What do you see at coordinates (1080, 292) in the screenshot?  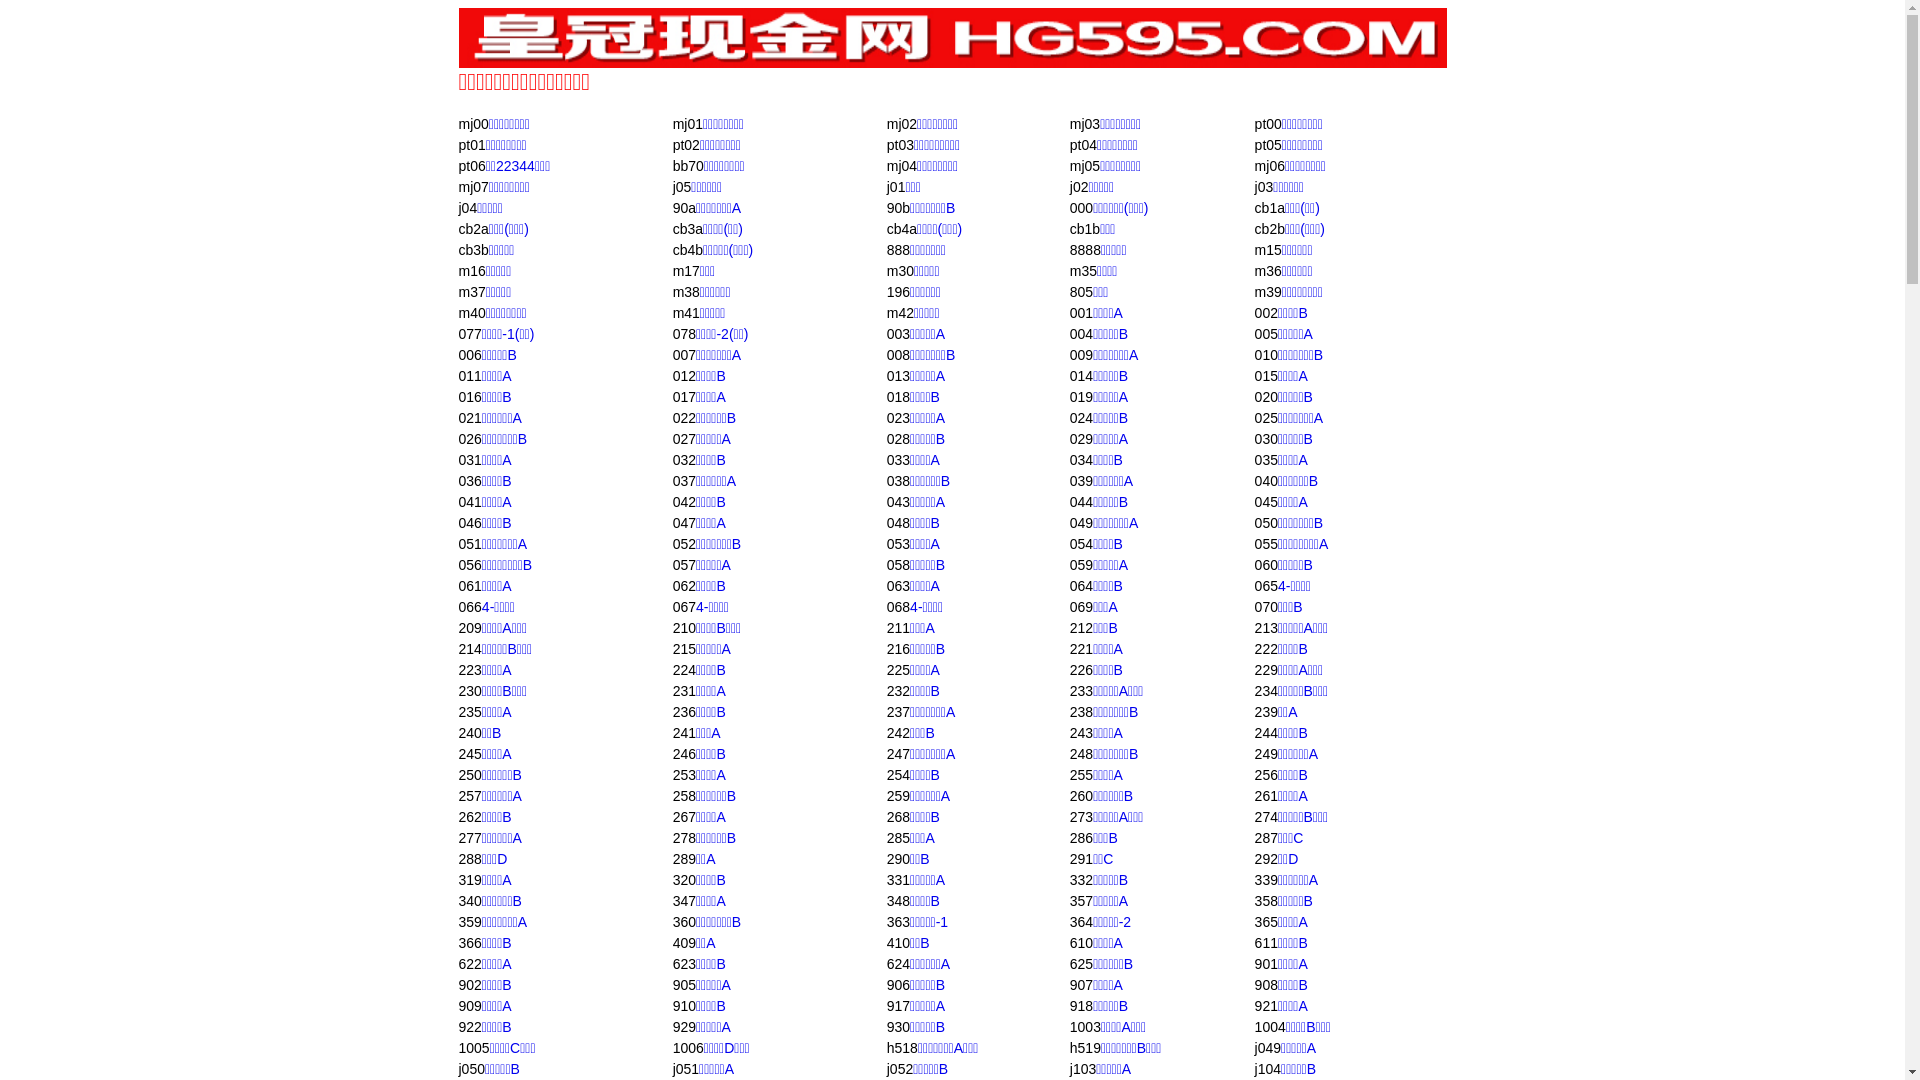 I see `'805'` at bounding box center [1080, 292].